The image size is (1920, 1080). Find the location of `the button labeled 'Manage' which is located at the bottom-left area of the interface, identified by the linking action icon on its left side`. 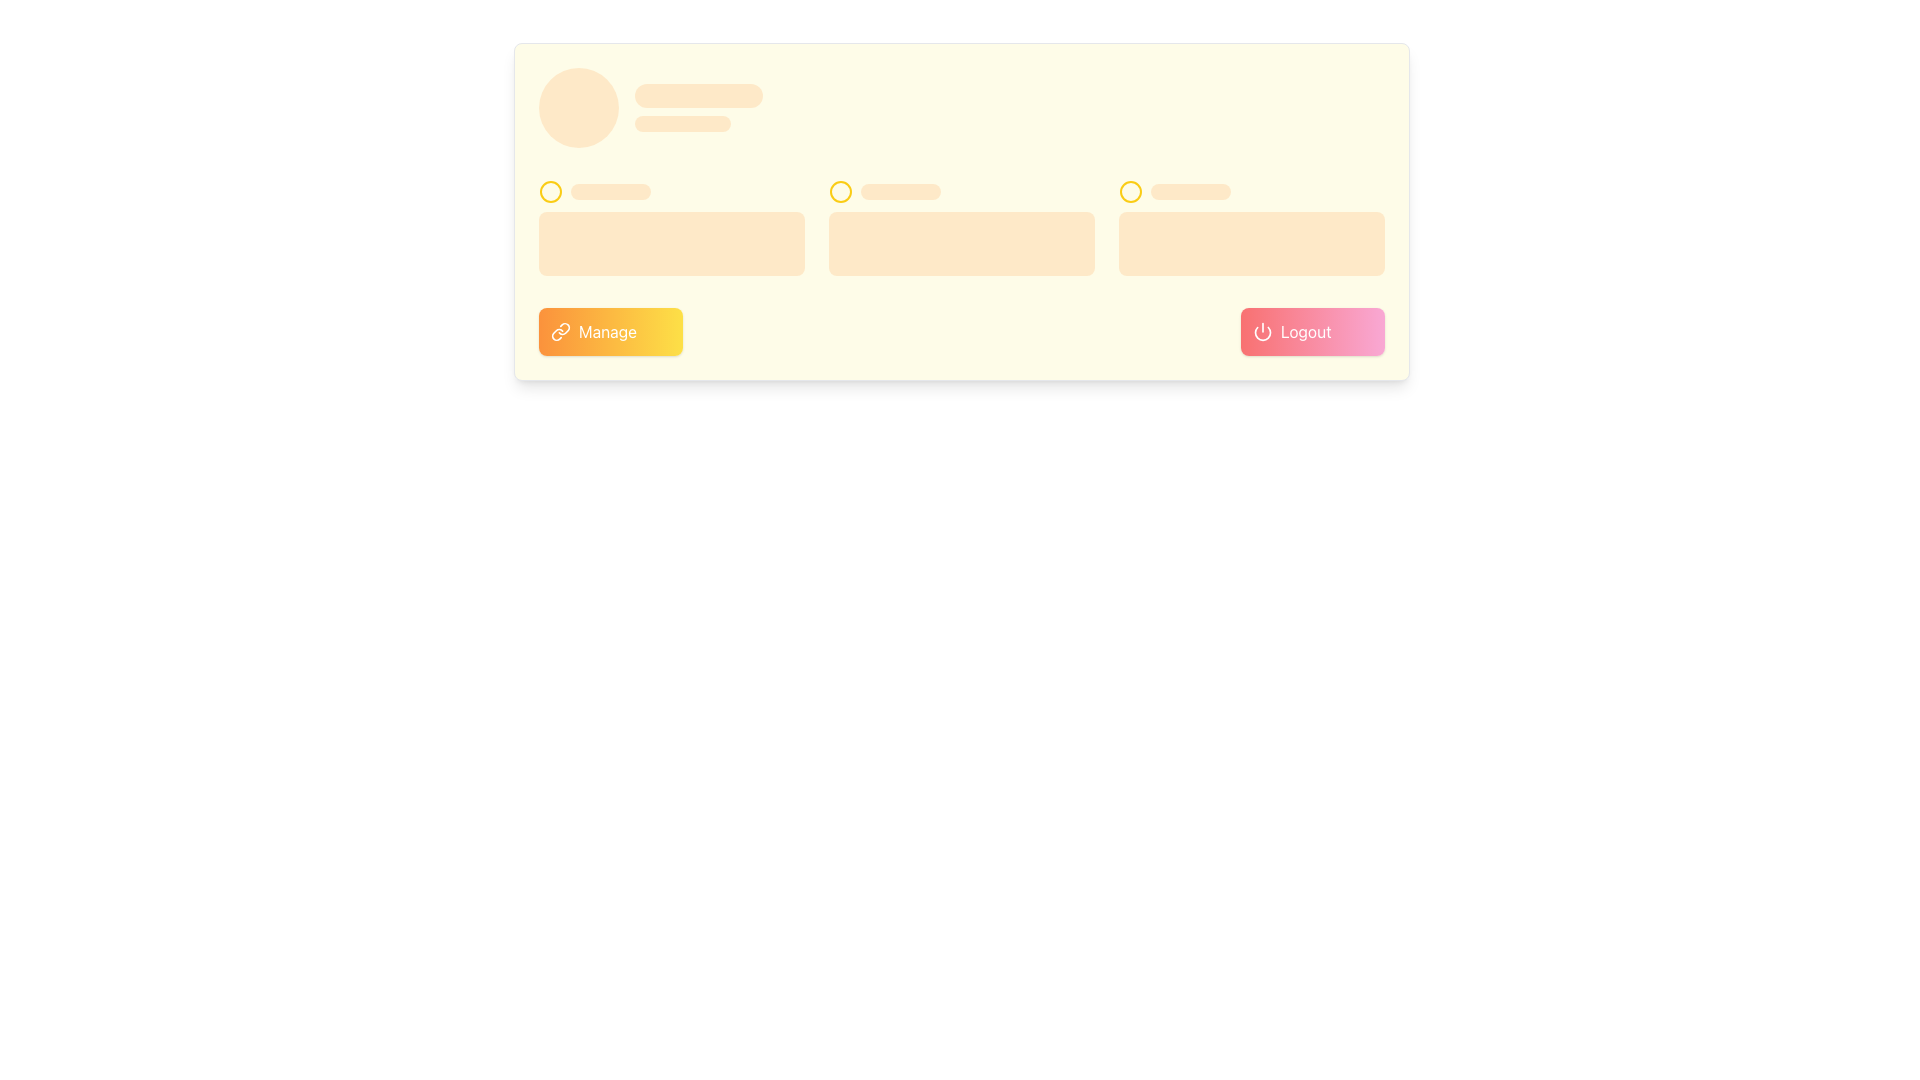

the button labeled 'Manage' which is located at the bottom-left area of the interface, identified by the linking action icon on its left side is located at coordinates (560, 330).